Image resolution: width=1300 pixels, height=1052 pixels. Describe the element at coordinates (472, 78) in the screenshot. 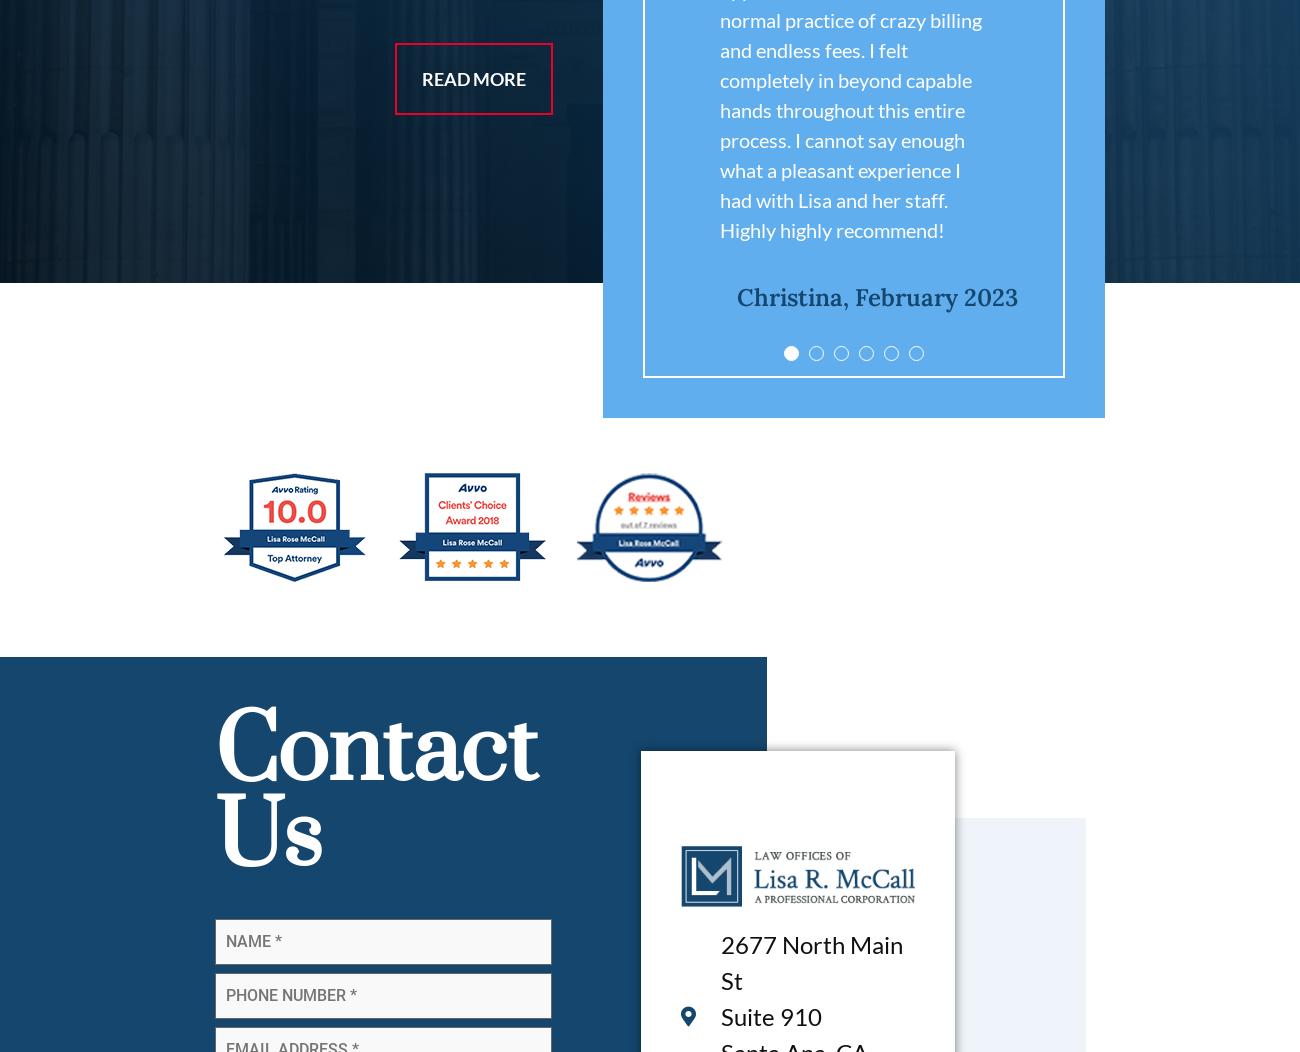

I see `'READ MORE'` at that location.